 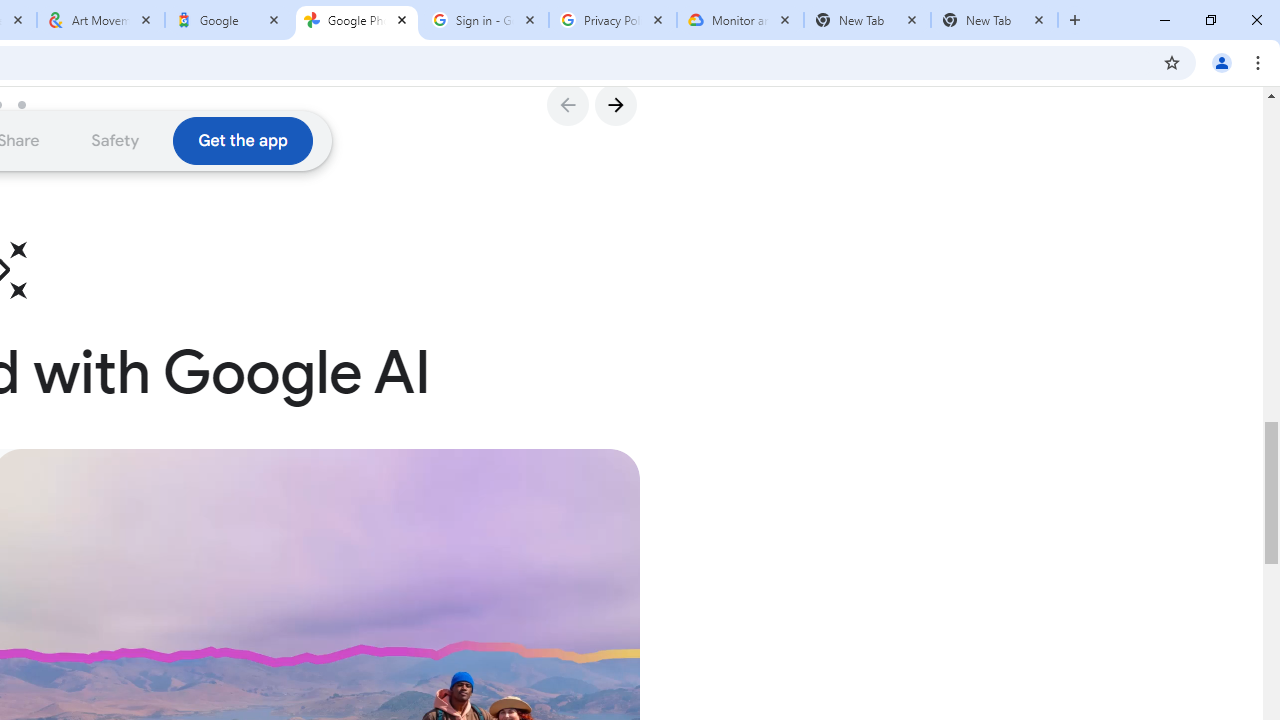 What do you see at coordinates (614, 105) in the screenshot?
I see `'Go to Next Slide'` at bounding box center [614, 105].